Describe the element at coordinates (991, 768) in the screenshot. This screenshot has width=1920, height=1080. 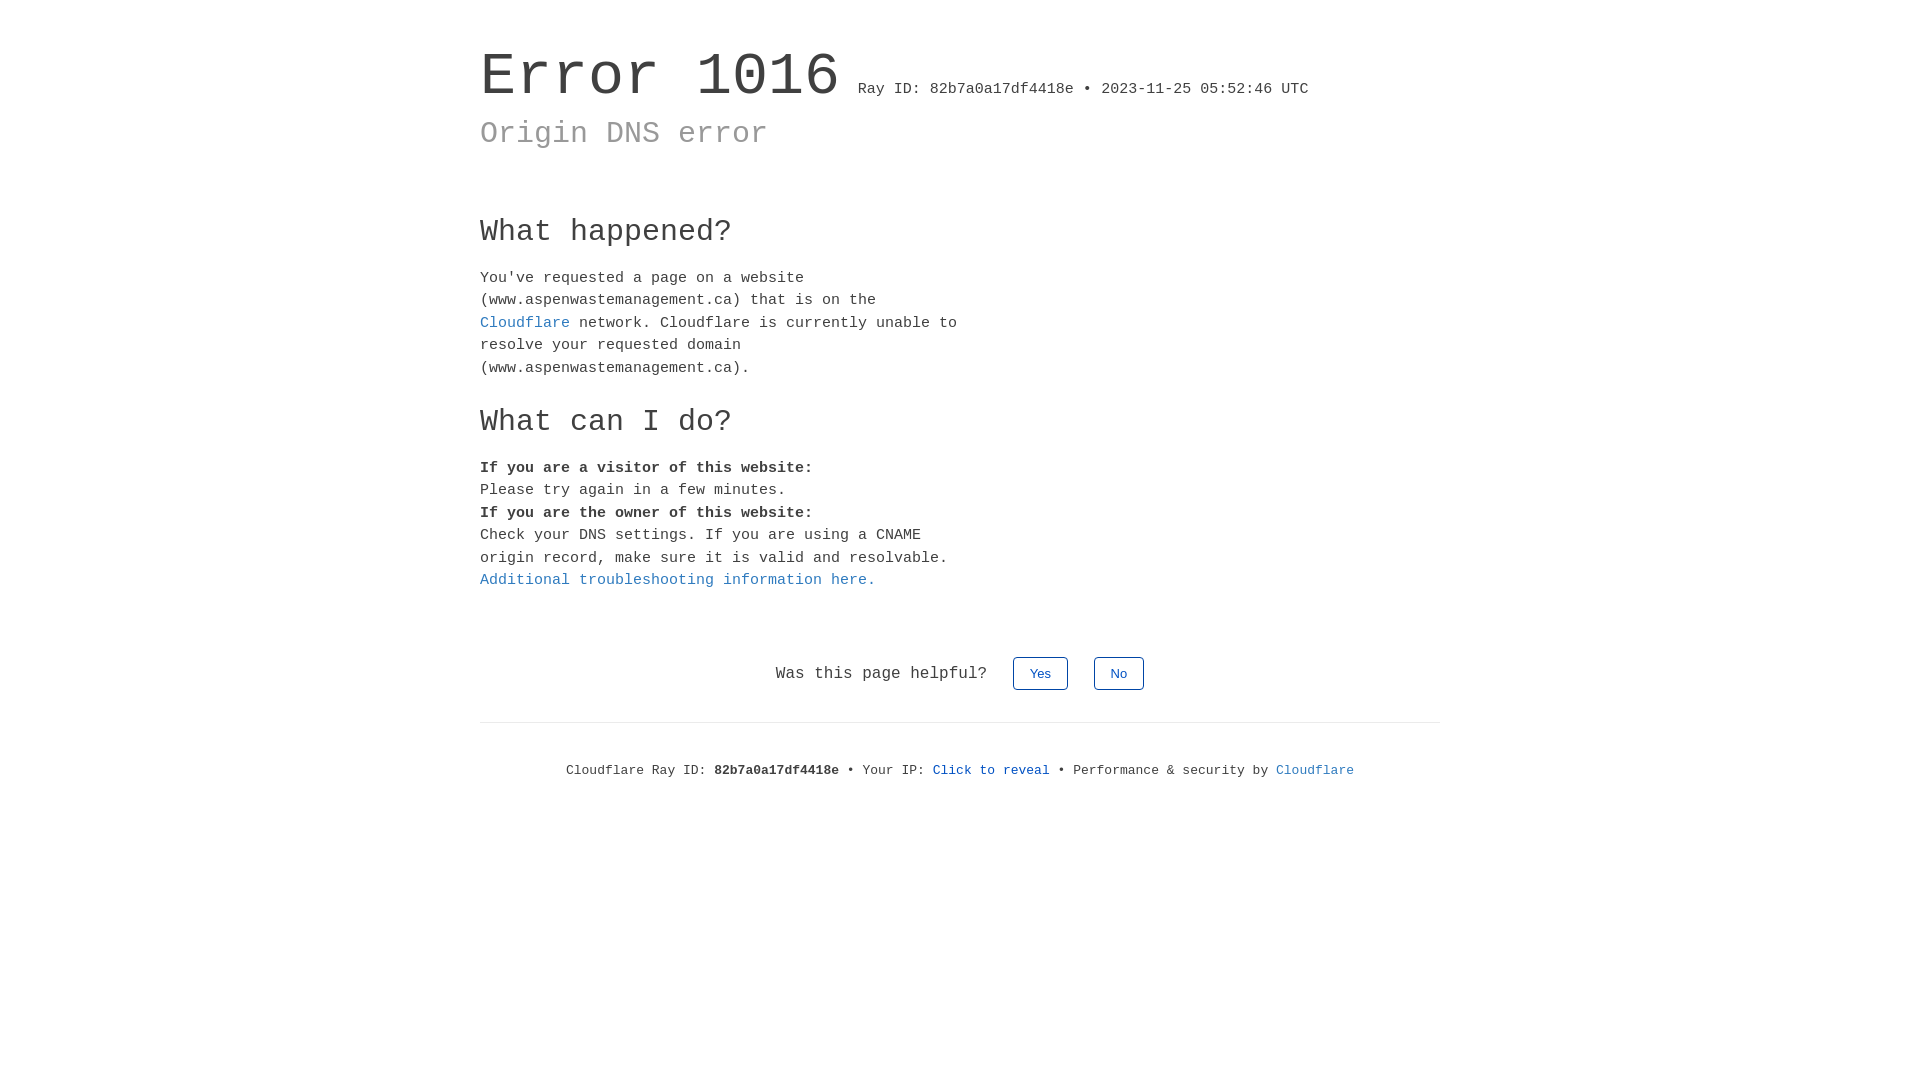
I see `'Click to reveal'` at that location.